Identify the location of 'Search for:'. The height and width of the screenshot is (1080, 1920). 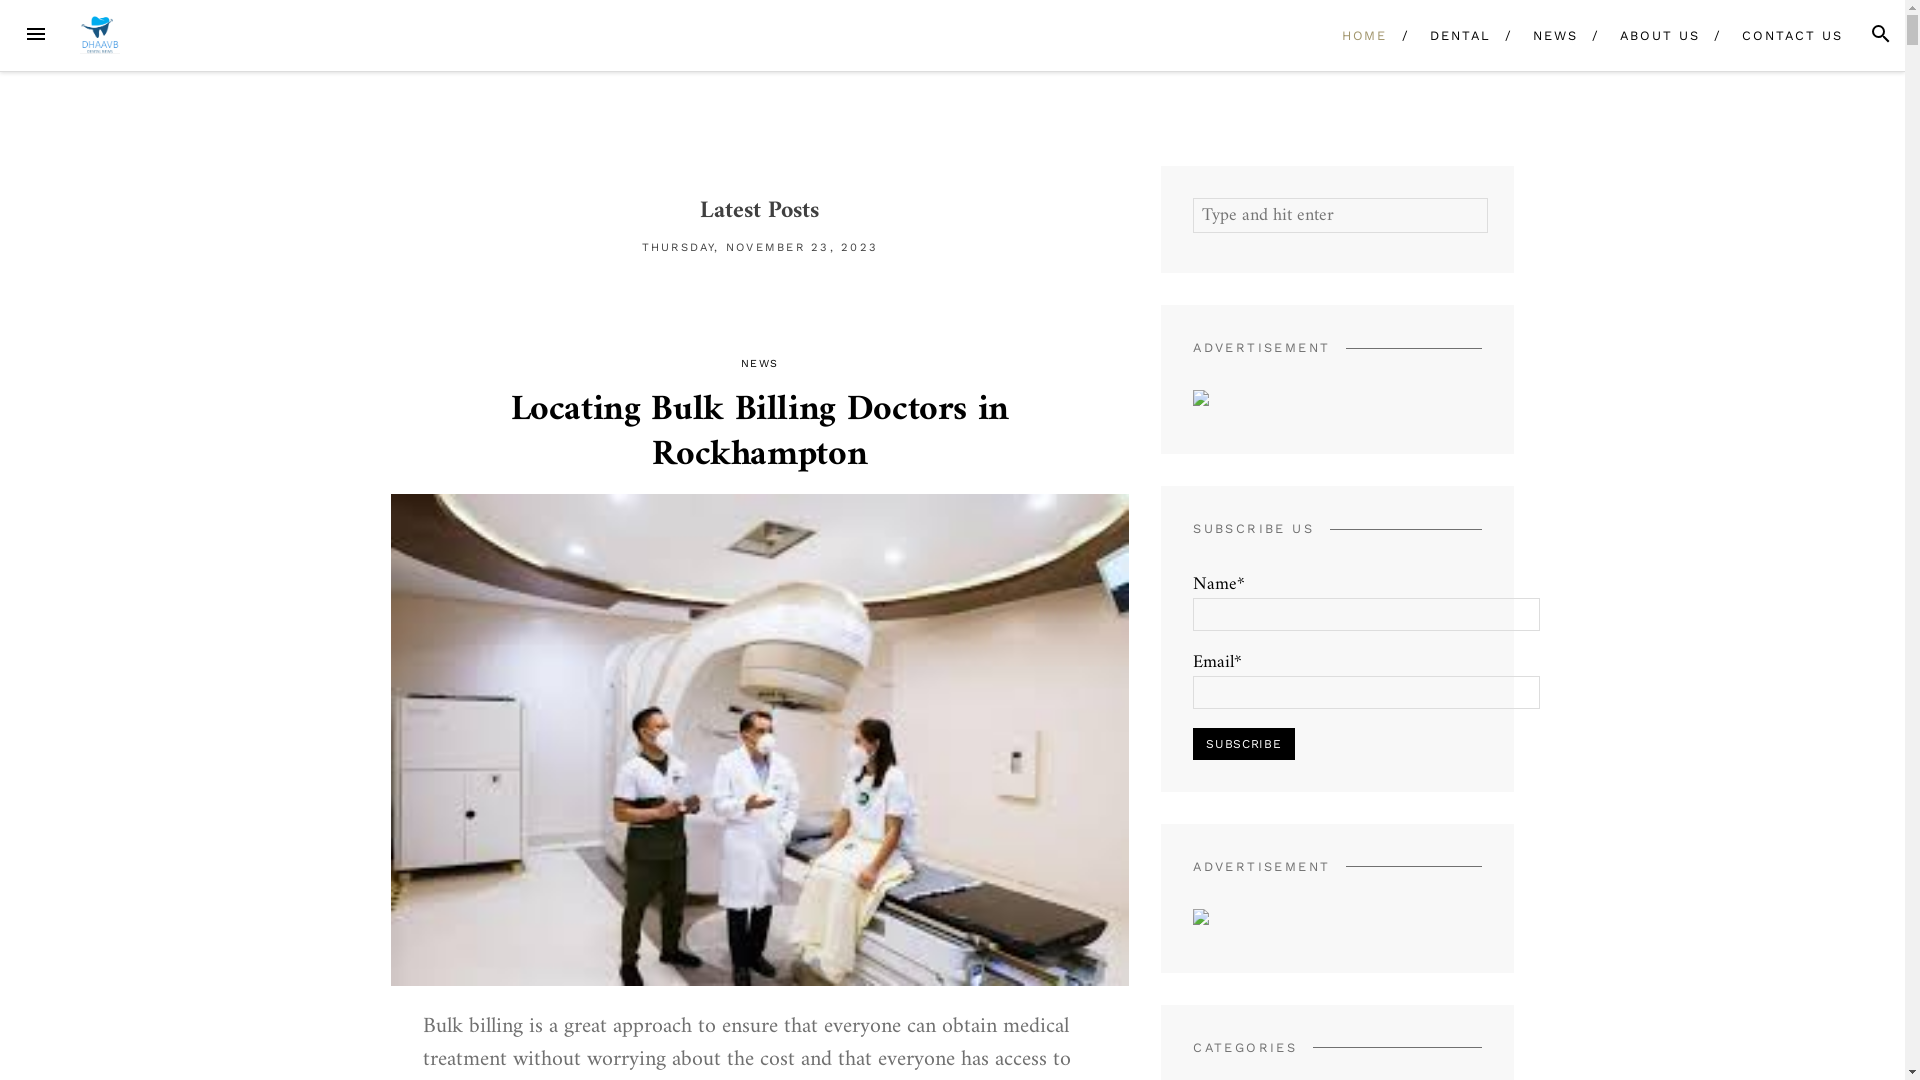
(1340, 215).